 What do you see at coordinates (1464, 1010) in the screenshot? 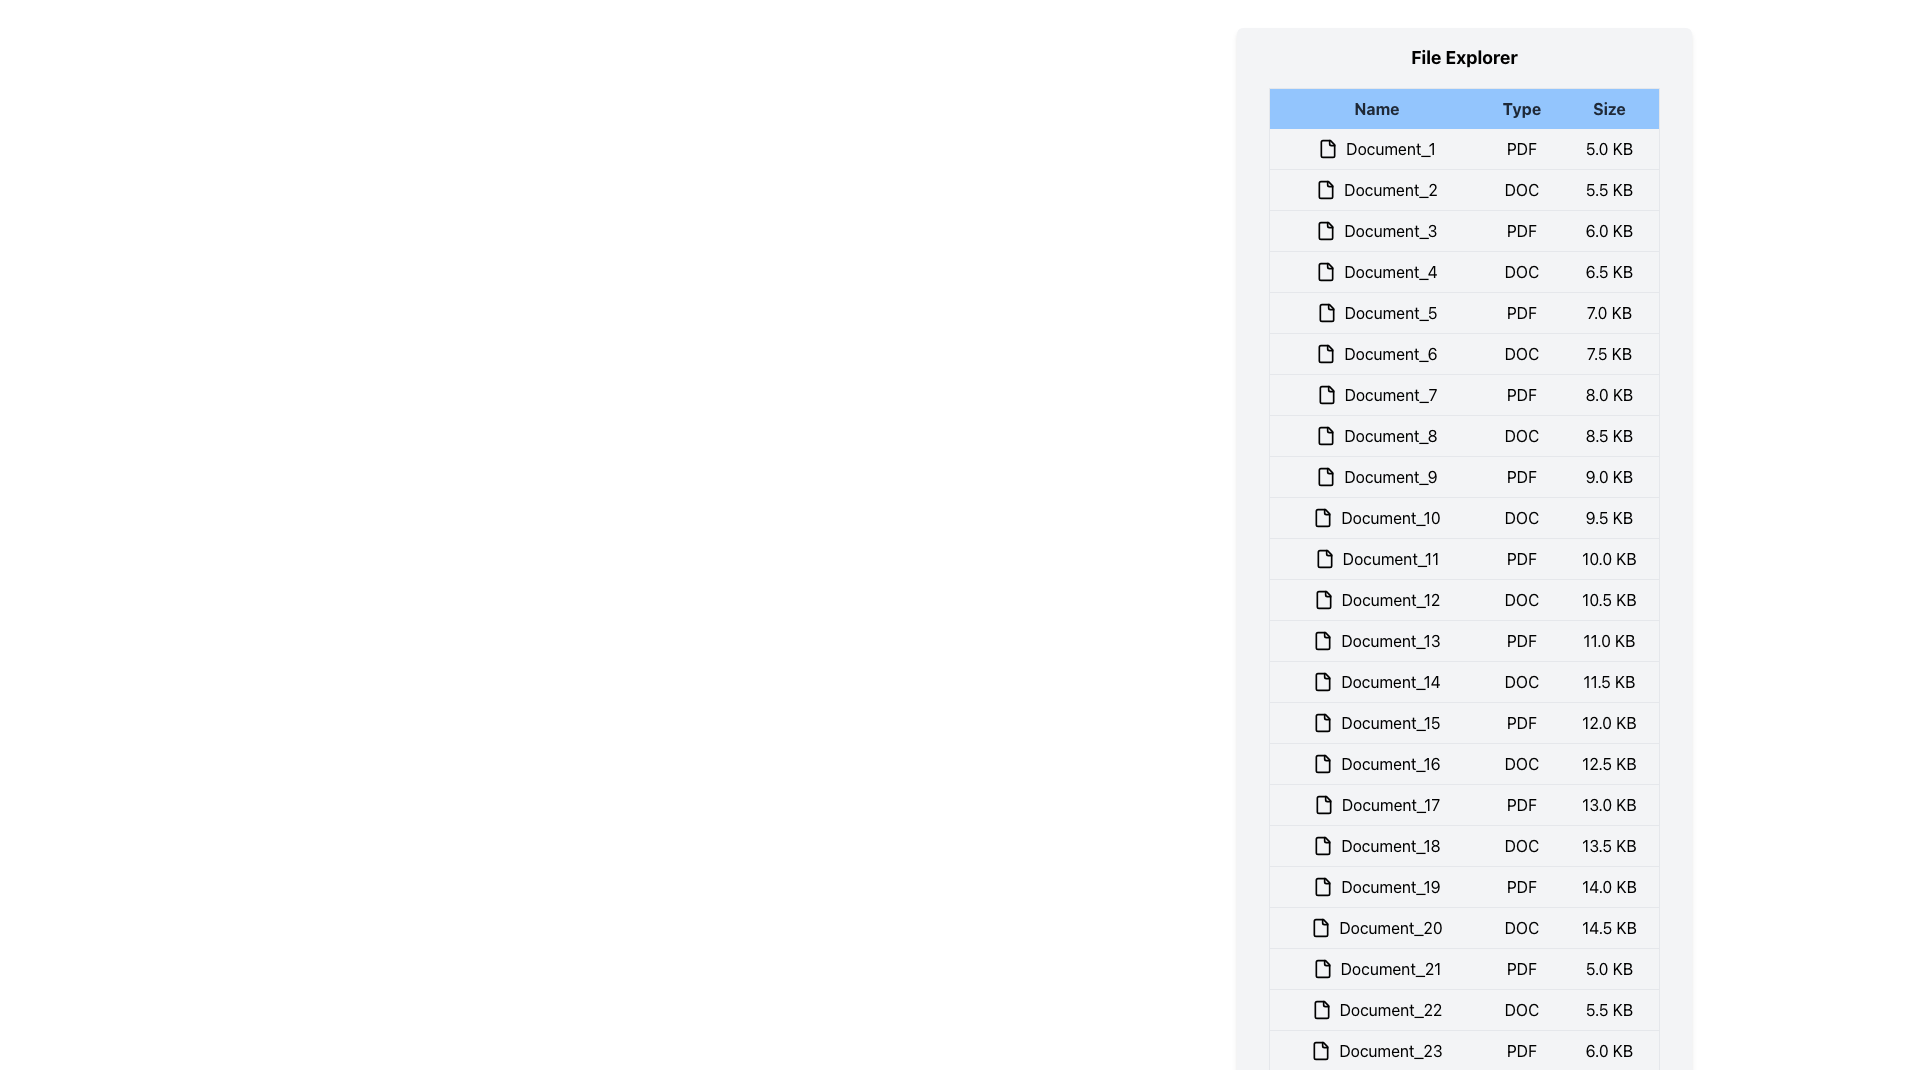
I see `the 22nd item in the file explorer list` at bounding box center [1464, 1010].